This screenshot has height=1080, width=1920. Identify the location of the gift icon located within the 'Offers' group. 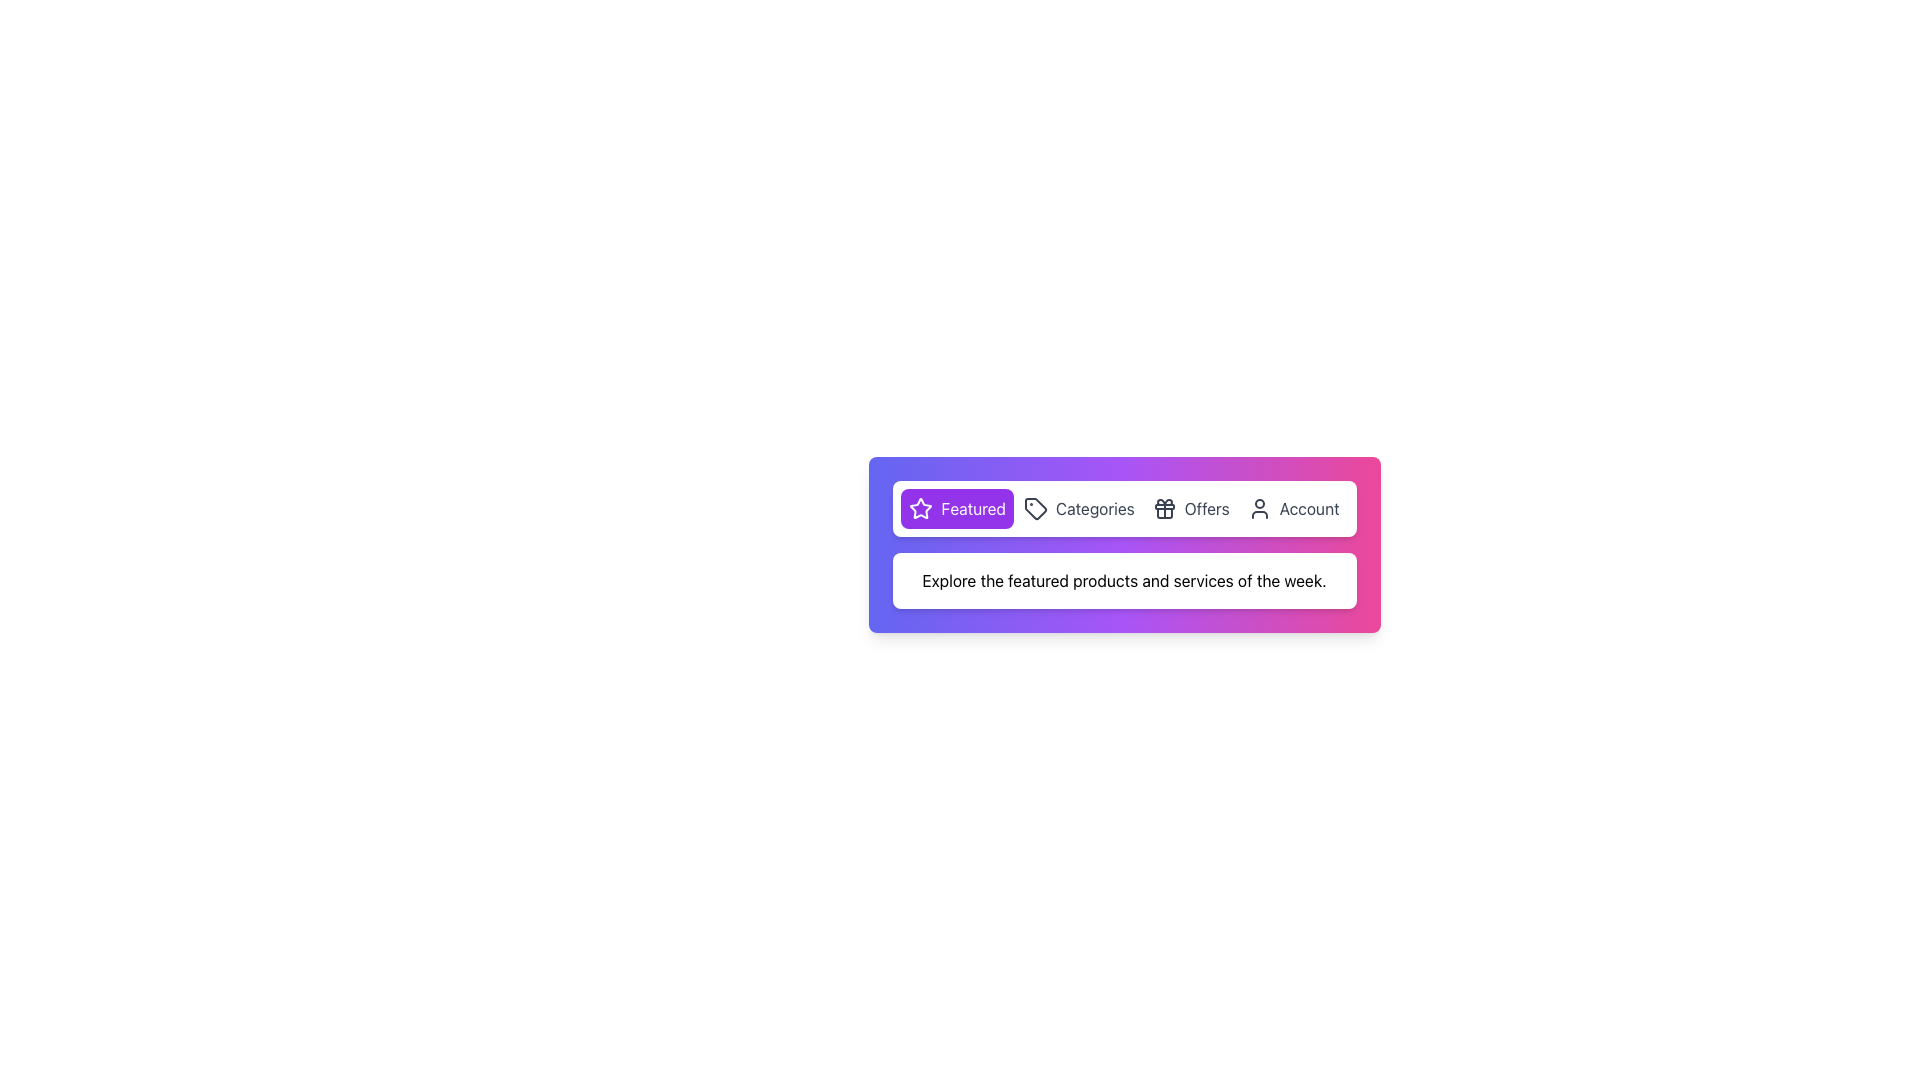
(1164, 508).